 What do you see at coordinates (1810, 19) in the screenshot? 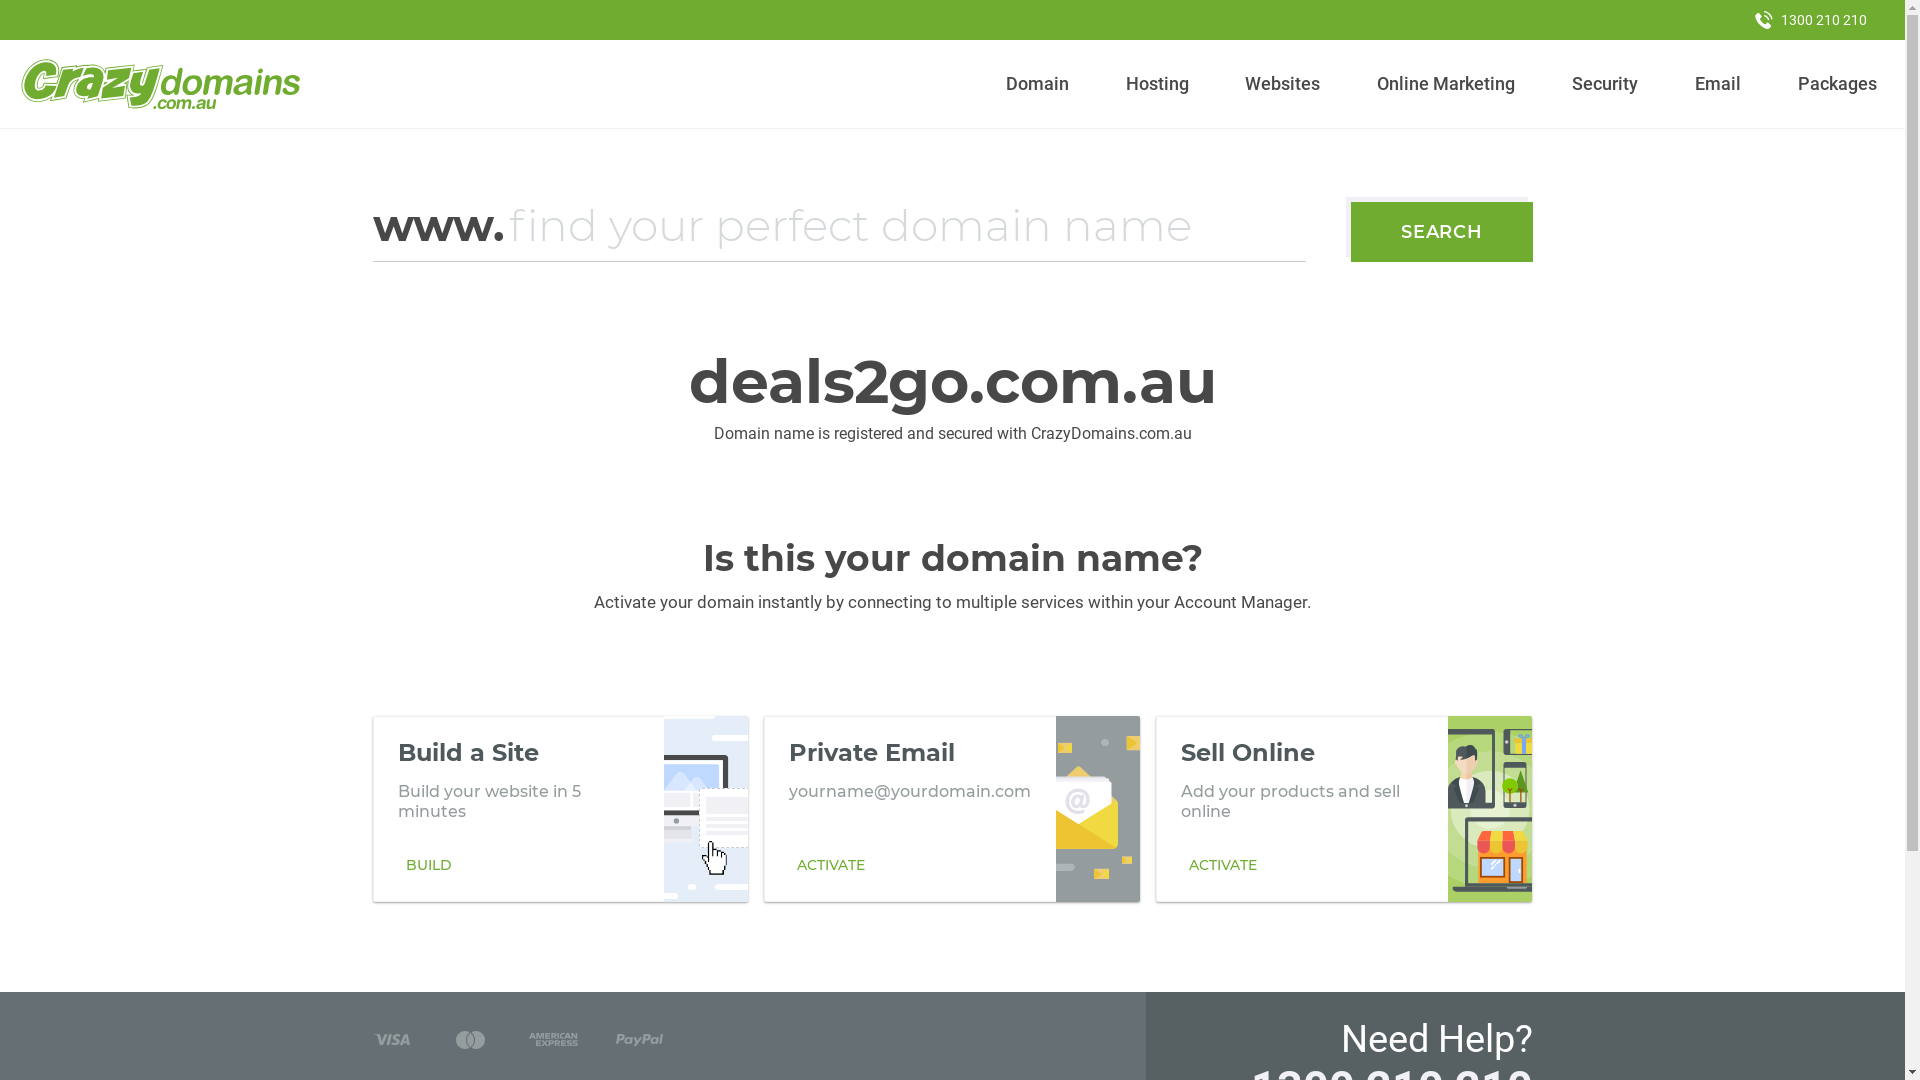
I see `'1300 210 210'` at bounding box center [1810, 19].